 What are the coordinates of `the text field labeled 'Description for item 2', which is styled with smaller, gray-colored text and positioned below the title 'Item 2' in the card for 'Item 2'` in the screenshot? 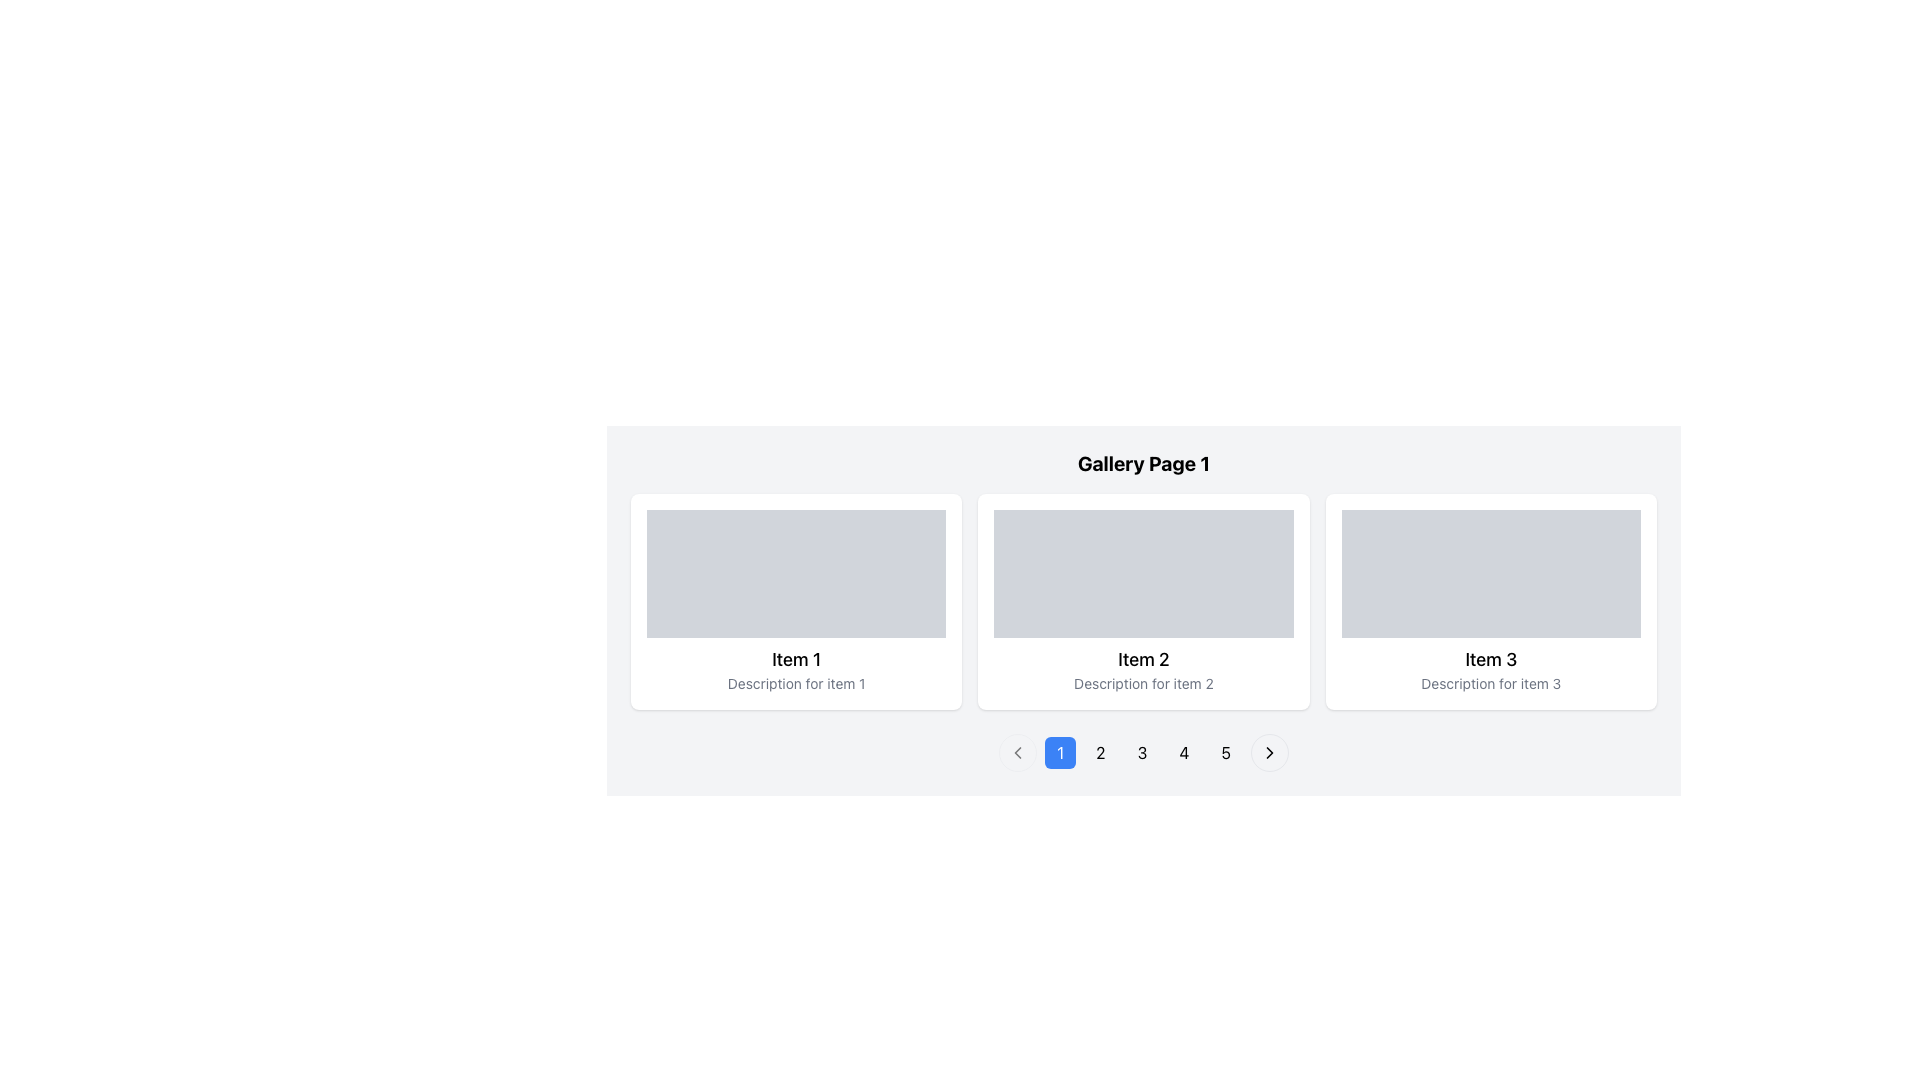 It's located at (1143, 682).